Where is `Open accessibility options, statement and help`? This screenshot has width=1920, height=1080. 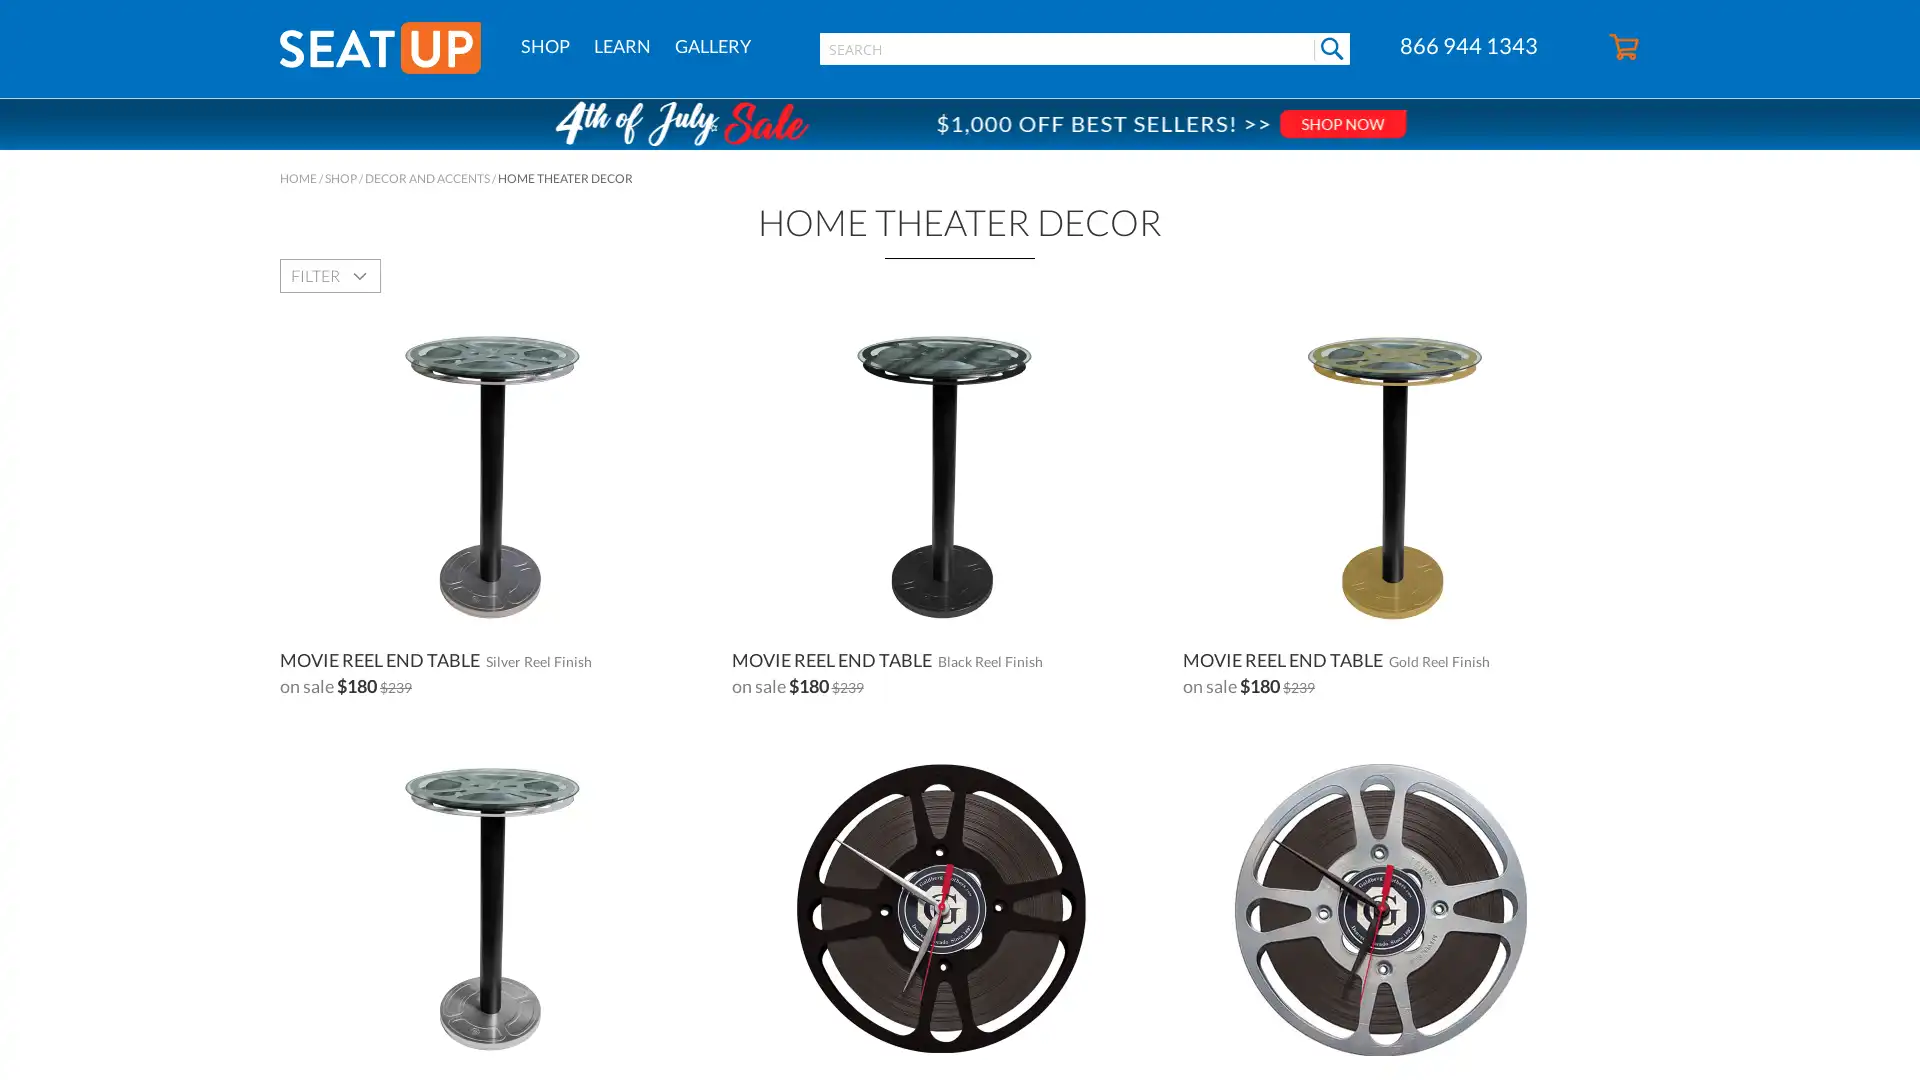
Open accessibility options, statement and help is located at coordinates (37, 1041).